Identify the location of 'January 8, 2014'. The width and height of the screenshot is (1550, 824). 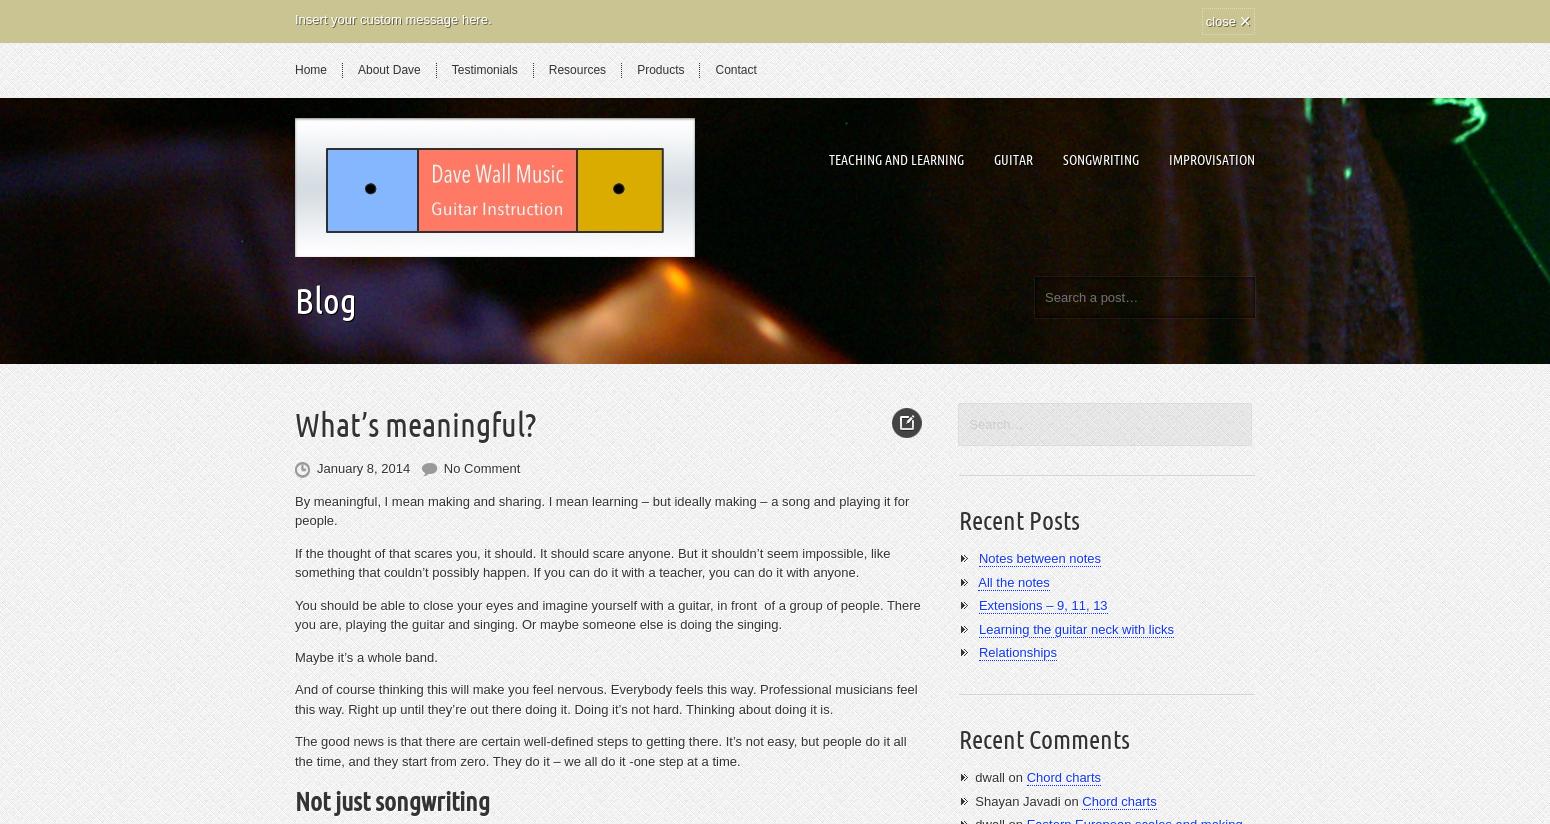
(362, 468).